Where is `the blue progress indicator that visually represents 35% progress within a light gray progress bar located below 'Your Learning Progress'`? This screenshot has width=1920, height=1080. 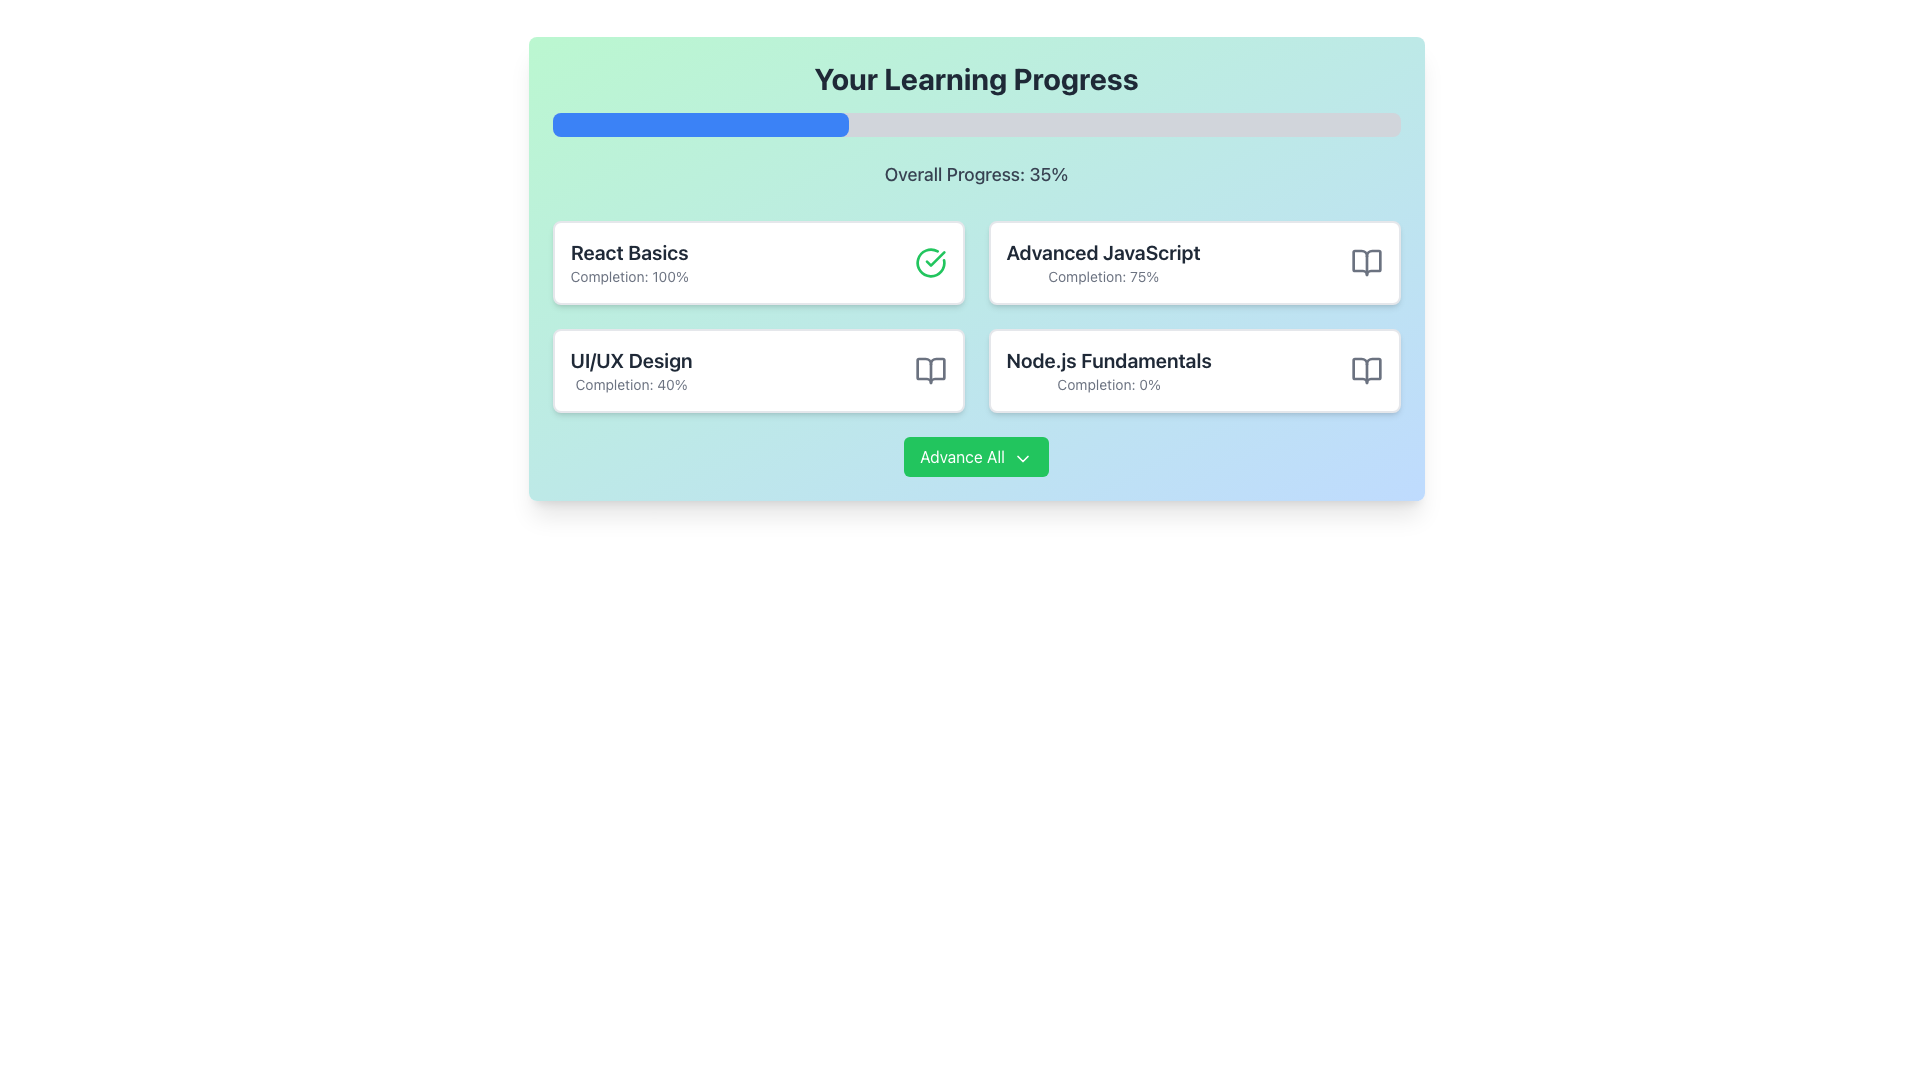 the blue progress indicator that visually represents 35% progress within a light gray progress bar located below 'Your Learning Progress' is located at coordinates (700, 124).